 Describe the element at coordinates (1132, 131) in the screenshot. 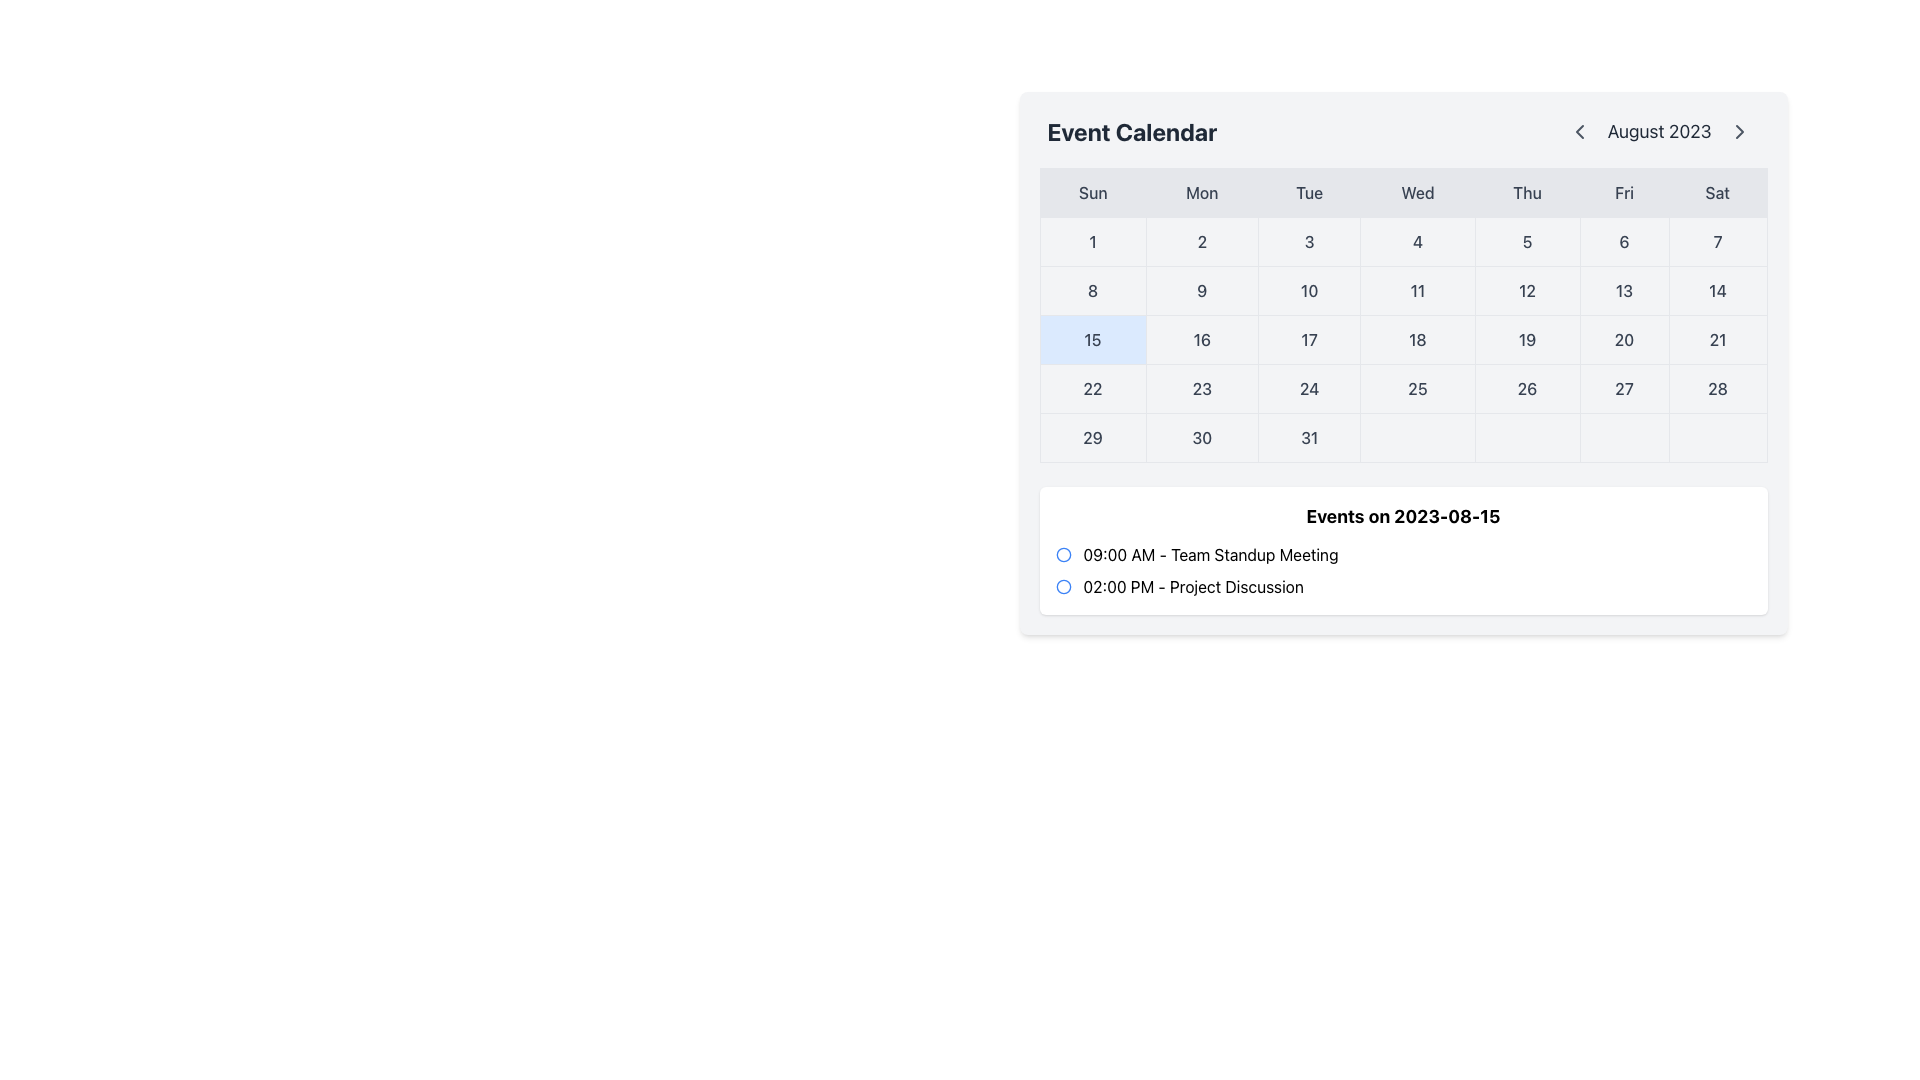

I see `text from the header label of the calendar interface, which is located at the top-left section, to the left of 'August 2023'` at that location.